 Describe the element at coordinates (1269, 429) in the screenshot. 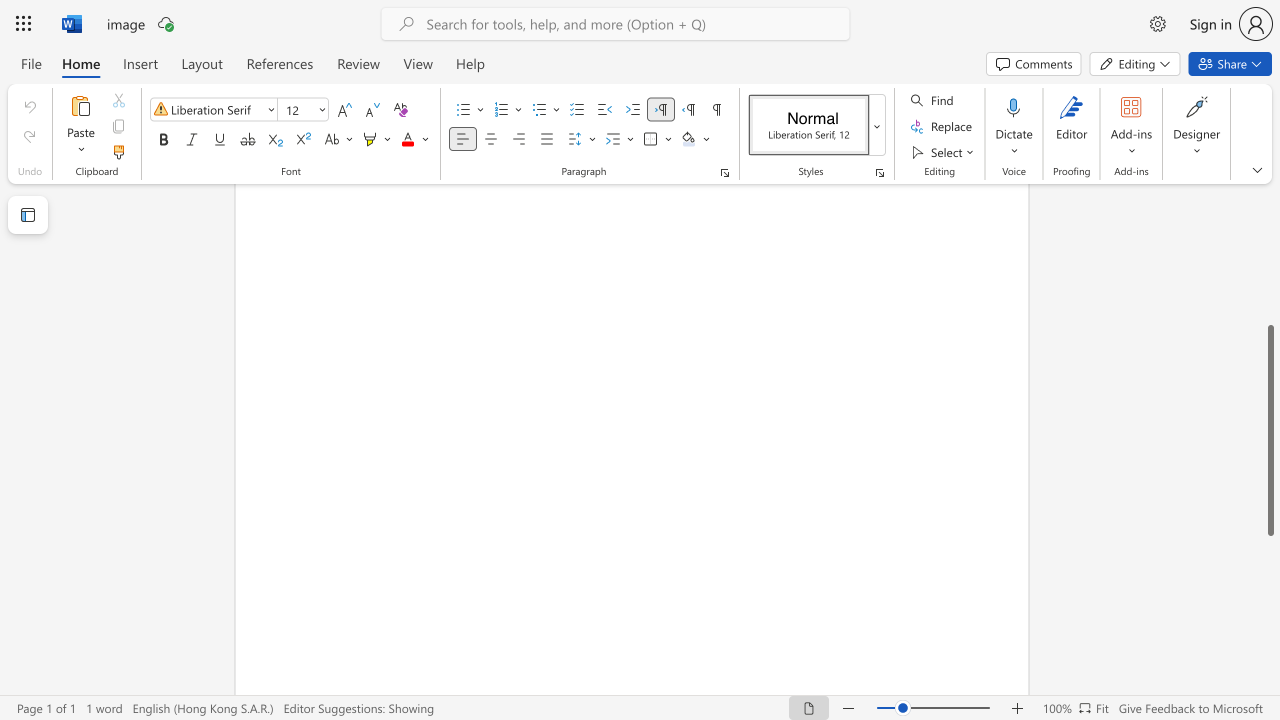

I see `the scrollbar and move up 110 pixels` at that location.